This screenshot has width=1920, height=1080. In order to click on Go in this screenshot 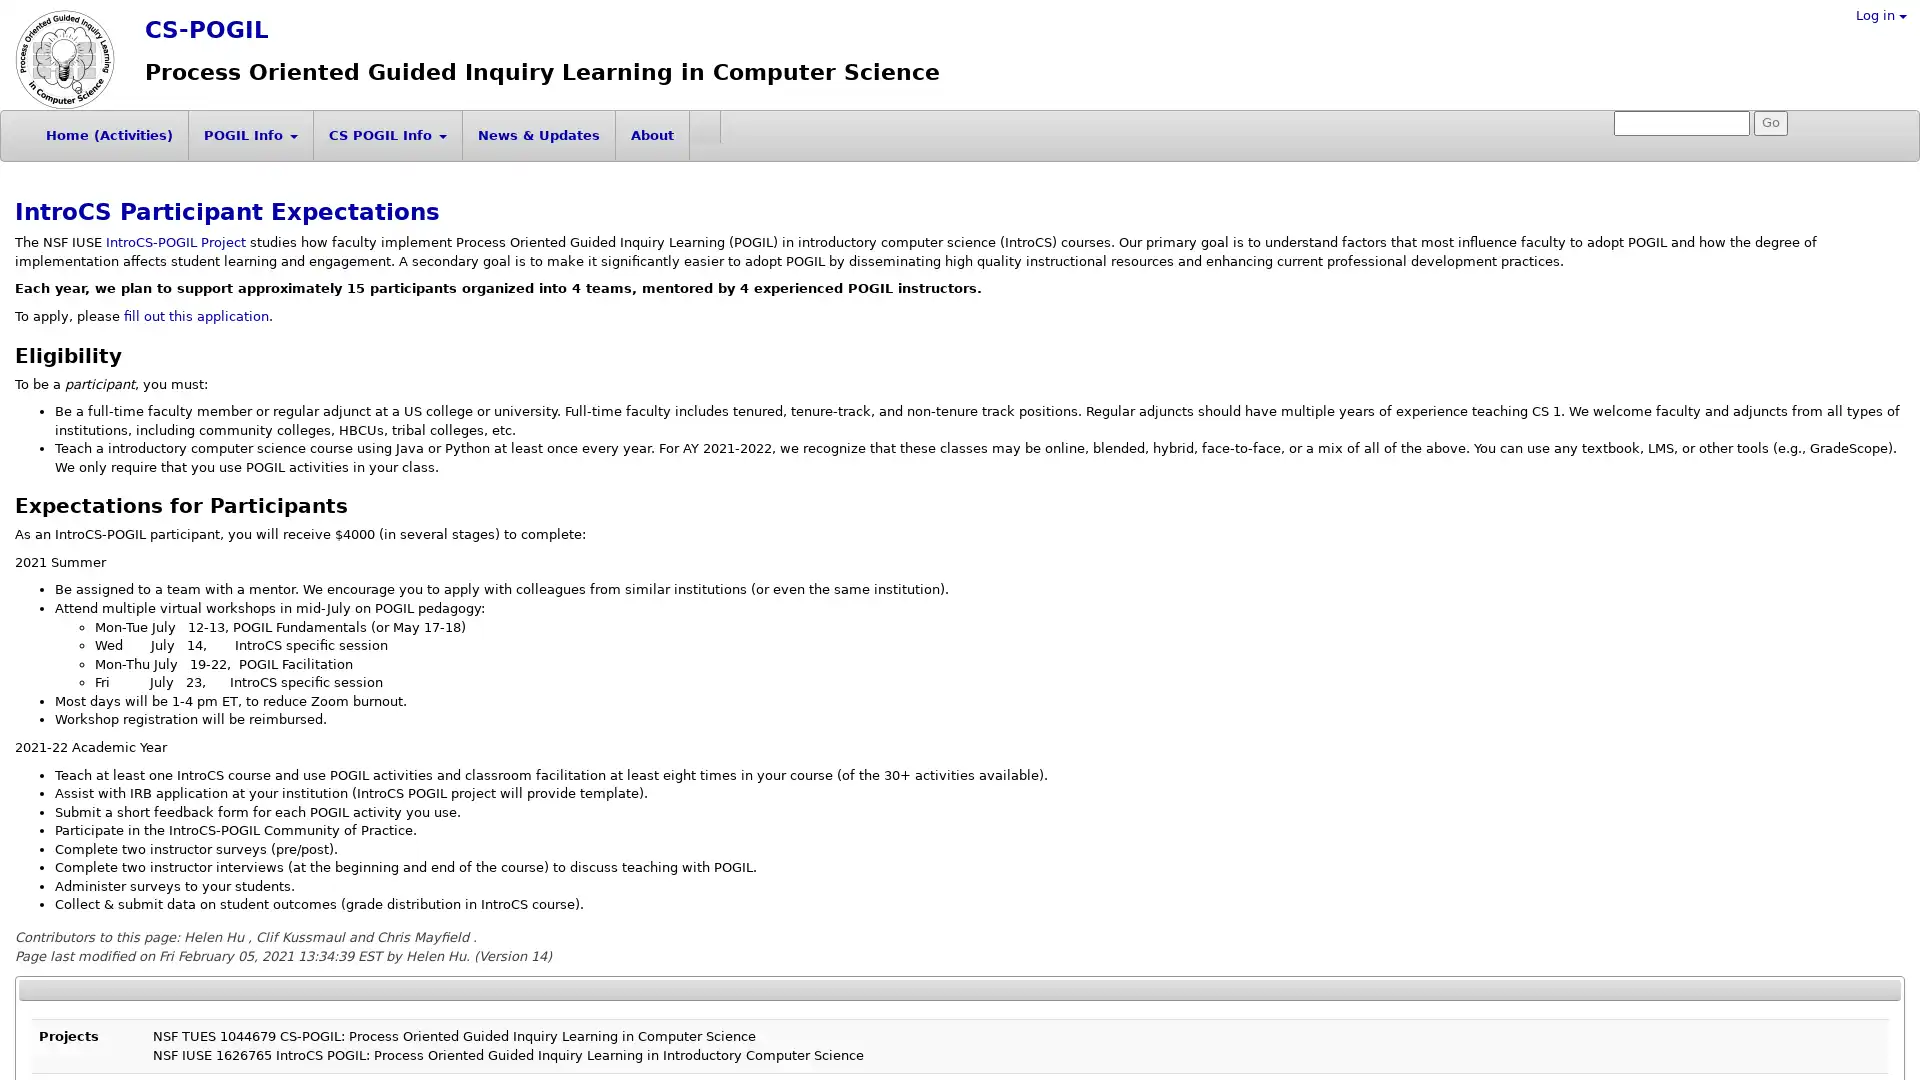, I will do `click(1771, 123)`.